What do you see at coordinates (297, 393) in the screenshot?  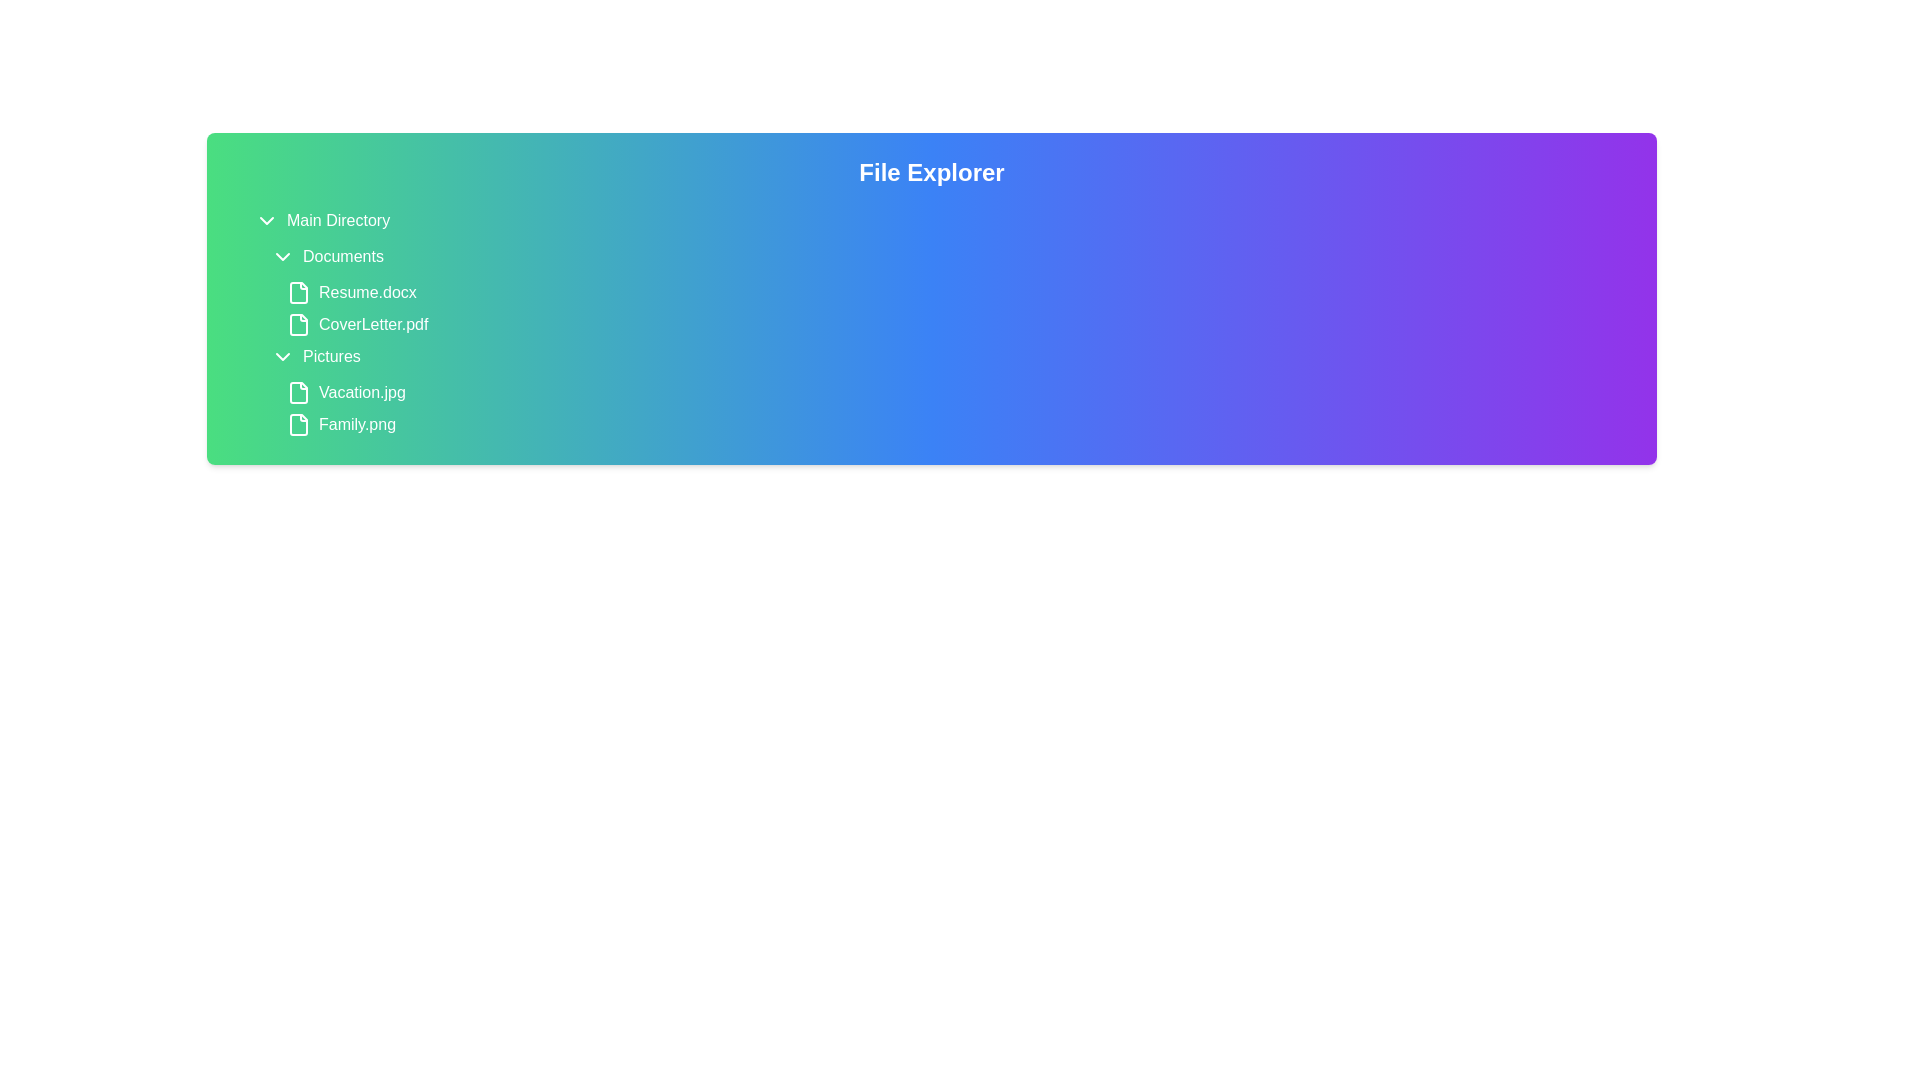 I see `the graphical icon representing the 'Vacation.jpg' file type, located next to the text in the 'Pictures' folder` at bounding box center [297, 393].